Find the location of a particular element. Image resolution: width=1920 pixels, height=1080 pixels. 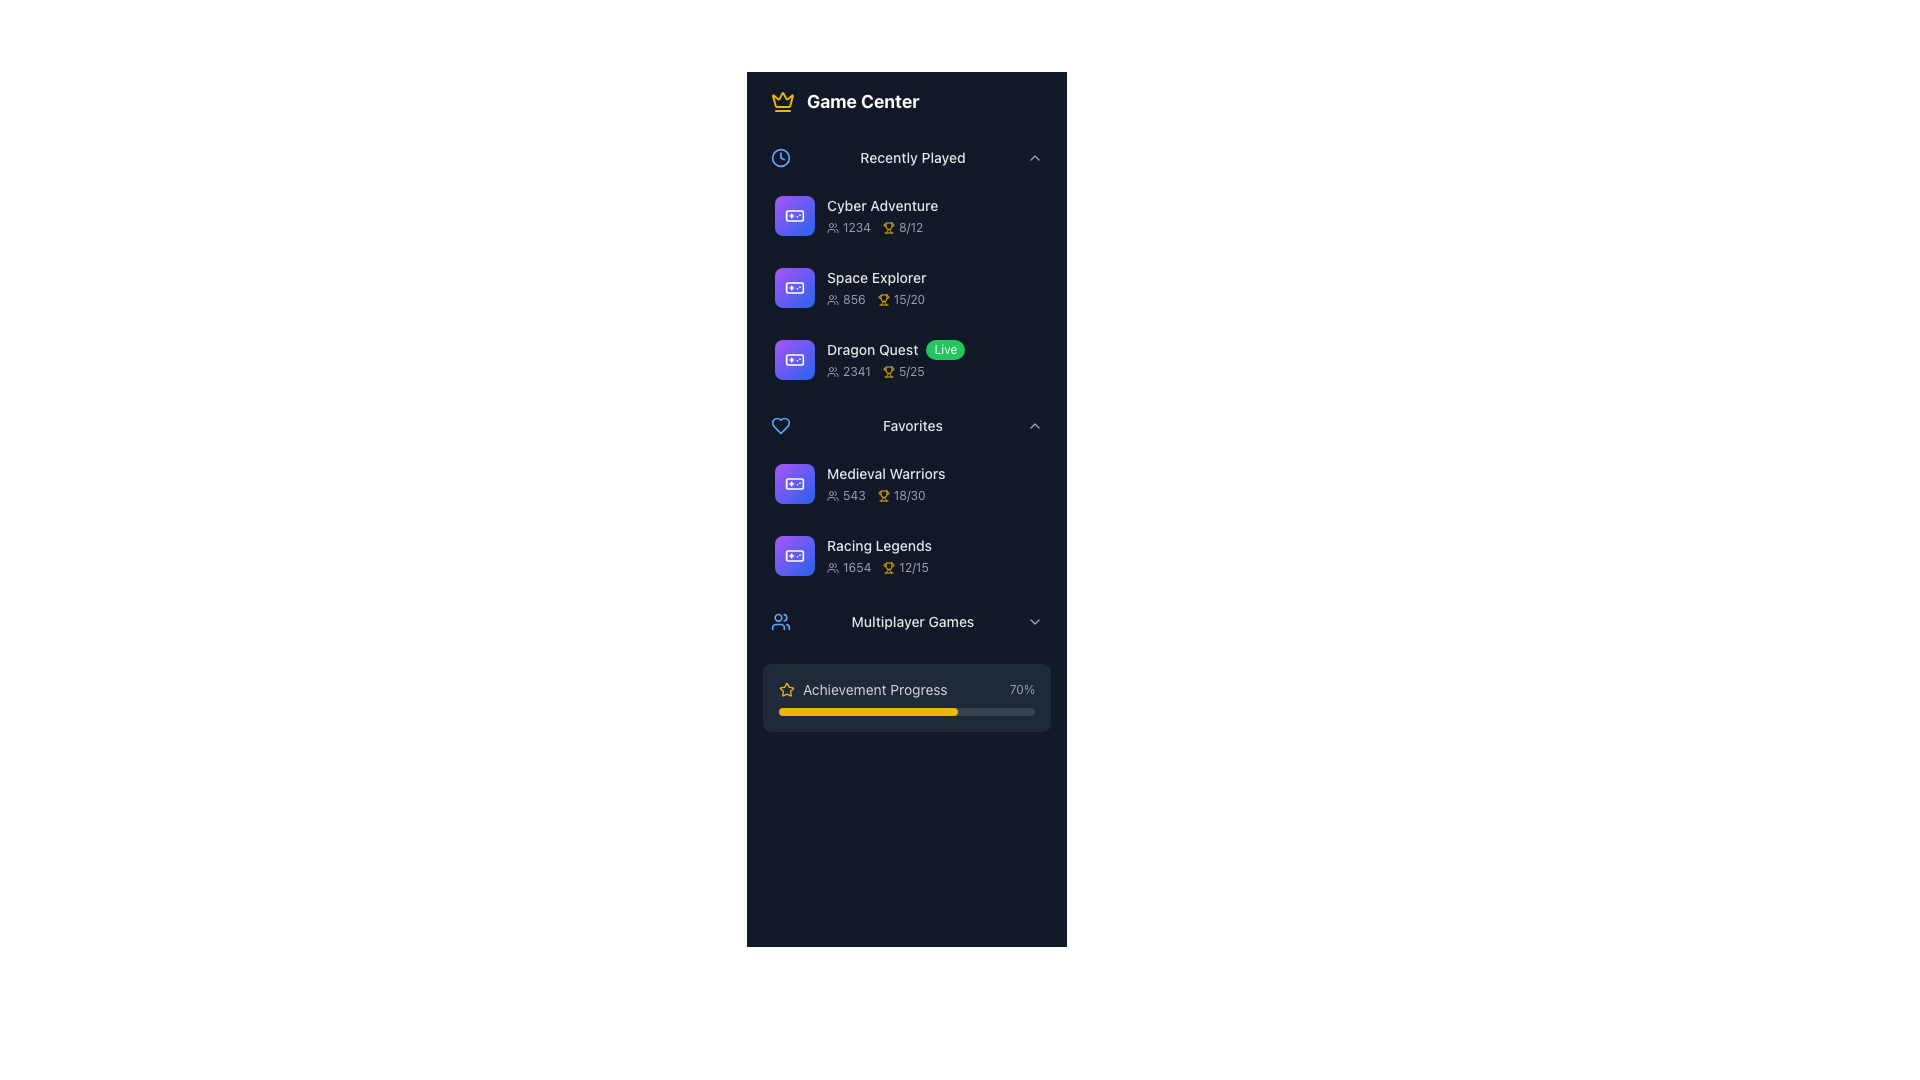

the SVG icon representing the number of players or collaborators next to the text '543' in the 'Medieval Warriors' item in the Favorites section of the Game Center interface is located at coordinates (833, 495).